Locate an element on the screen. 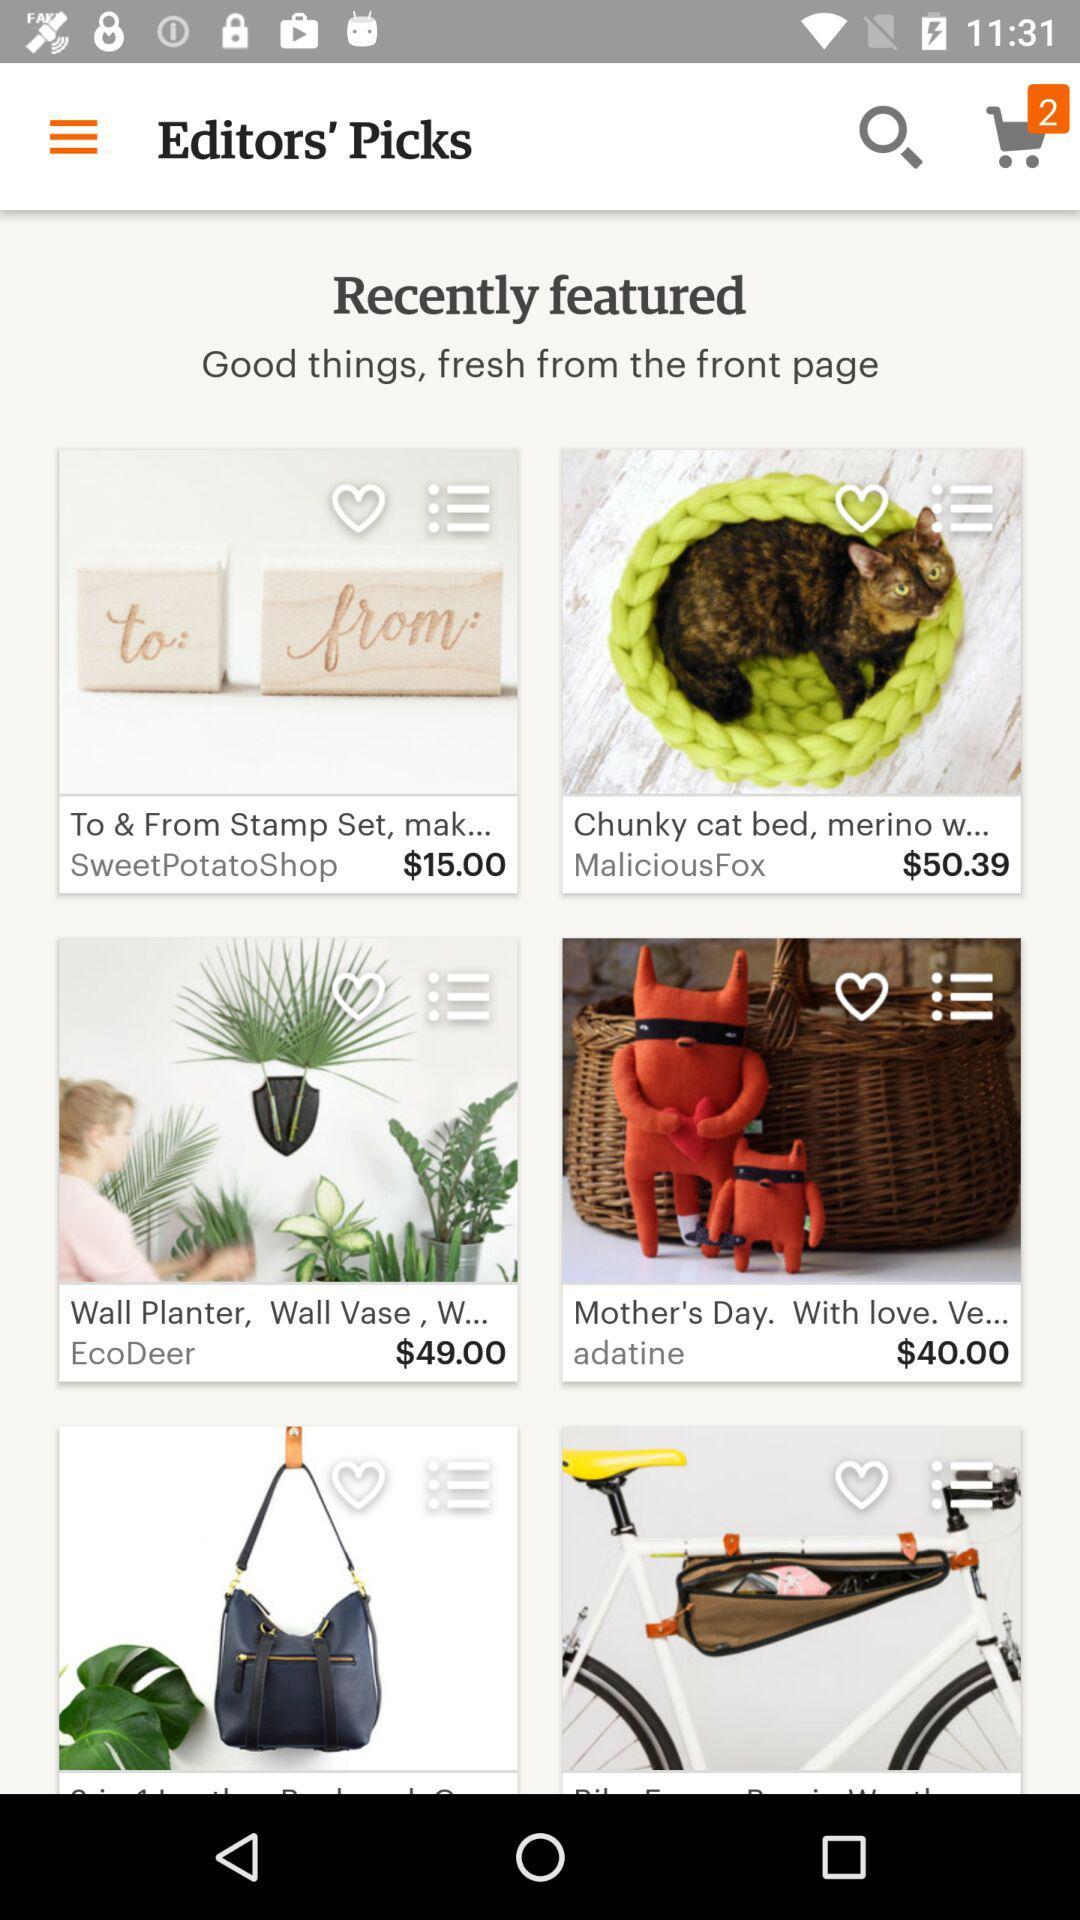 The image size is (1080, 1920). the first image below the menu bar is located at coordinates (288, 621).